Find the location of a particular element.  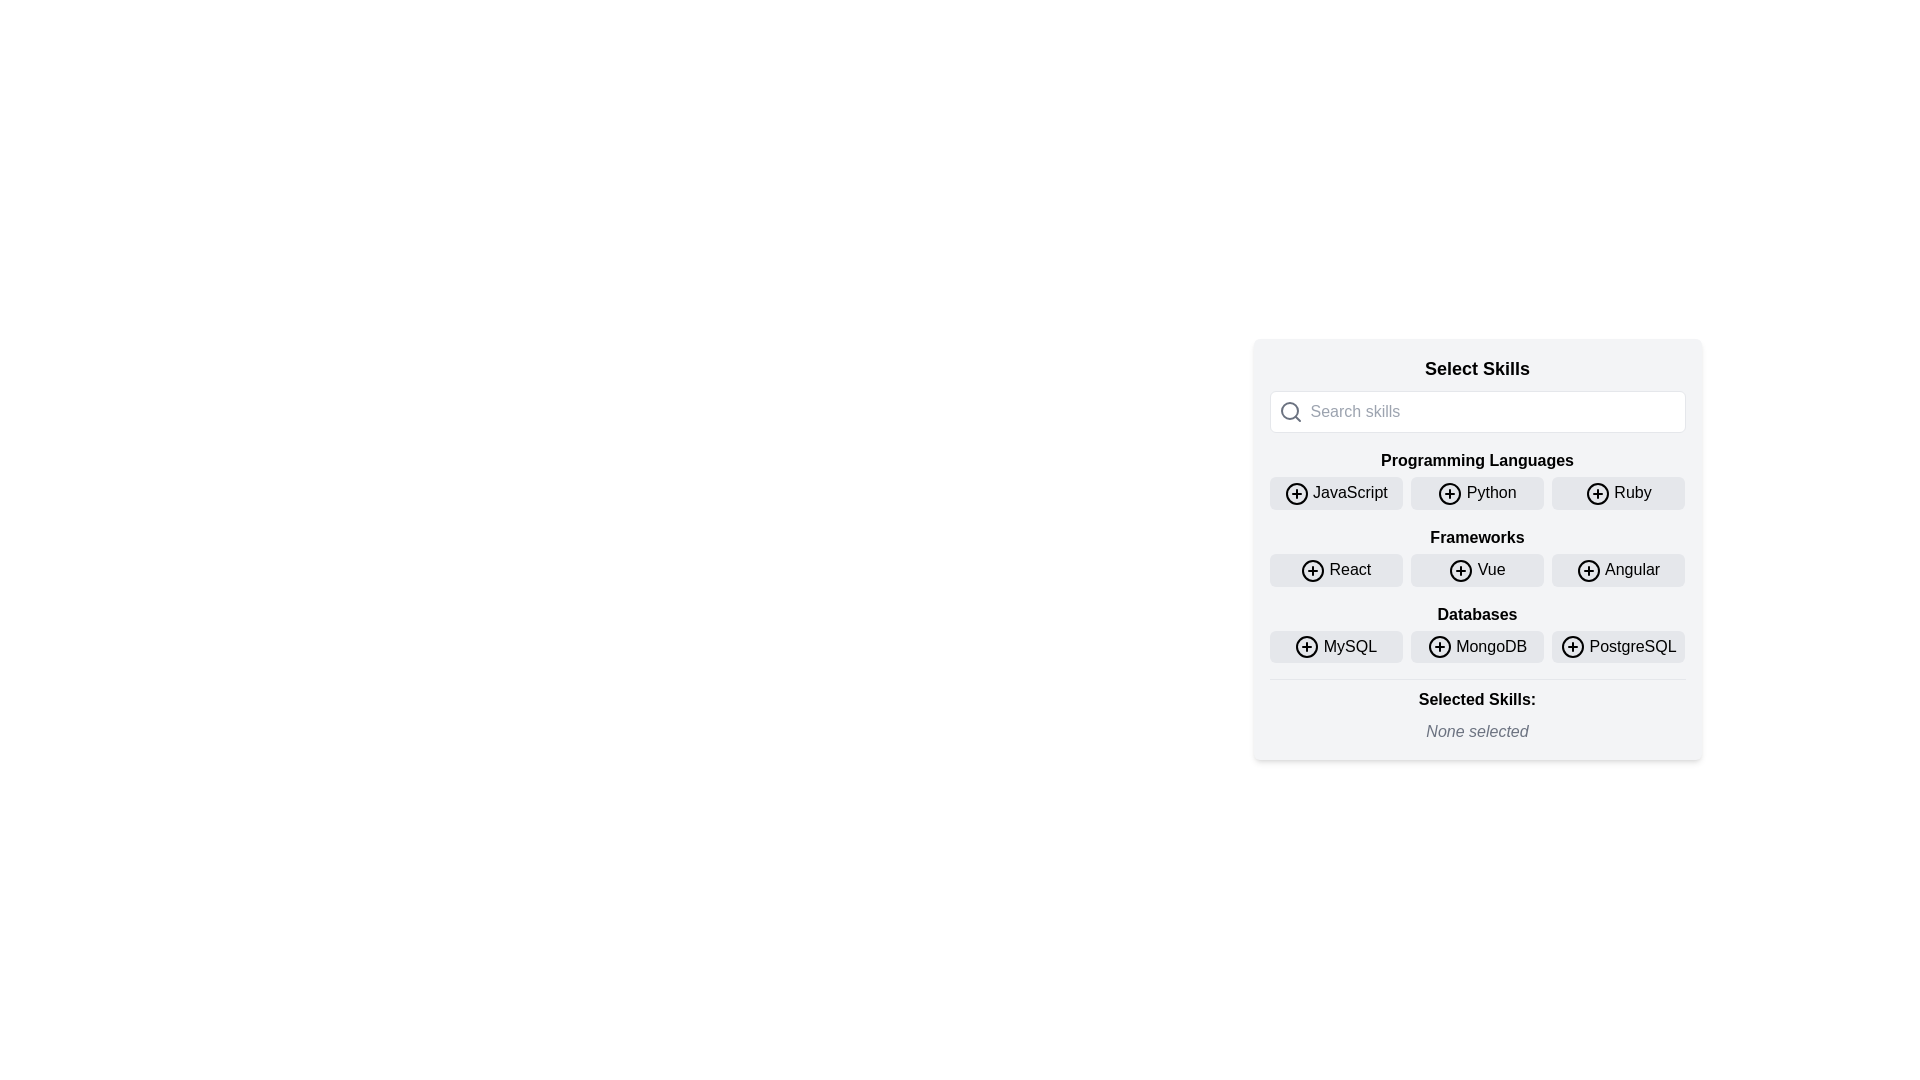

the non-interactive text label indicating 'Selected Skills' located at the bottom of the interface, above the text 'None selected.' is located at coordinates (1477, 699).